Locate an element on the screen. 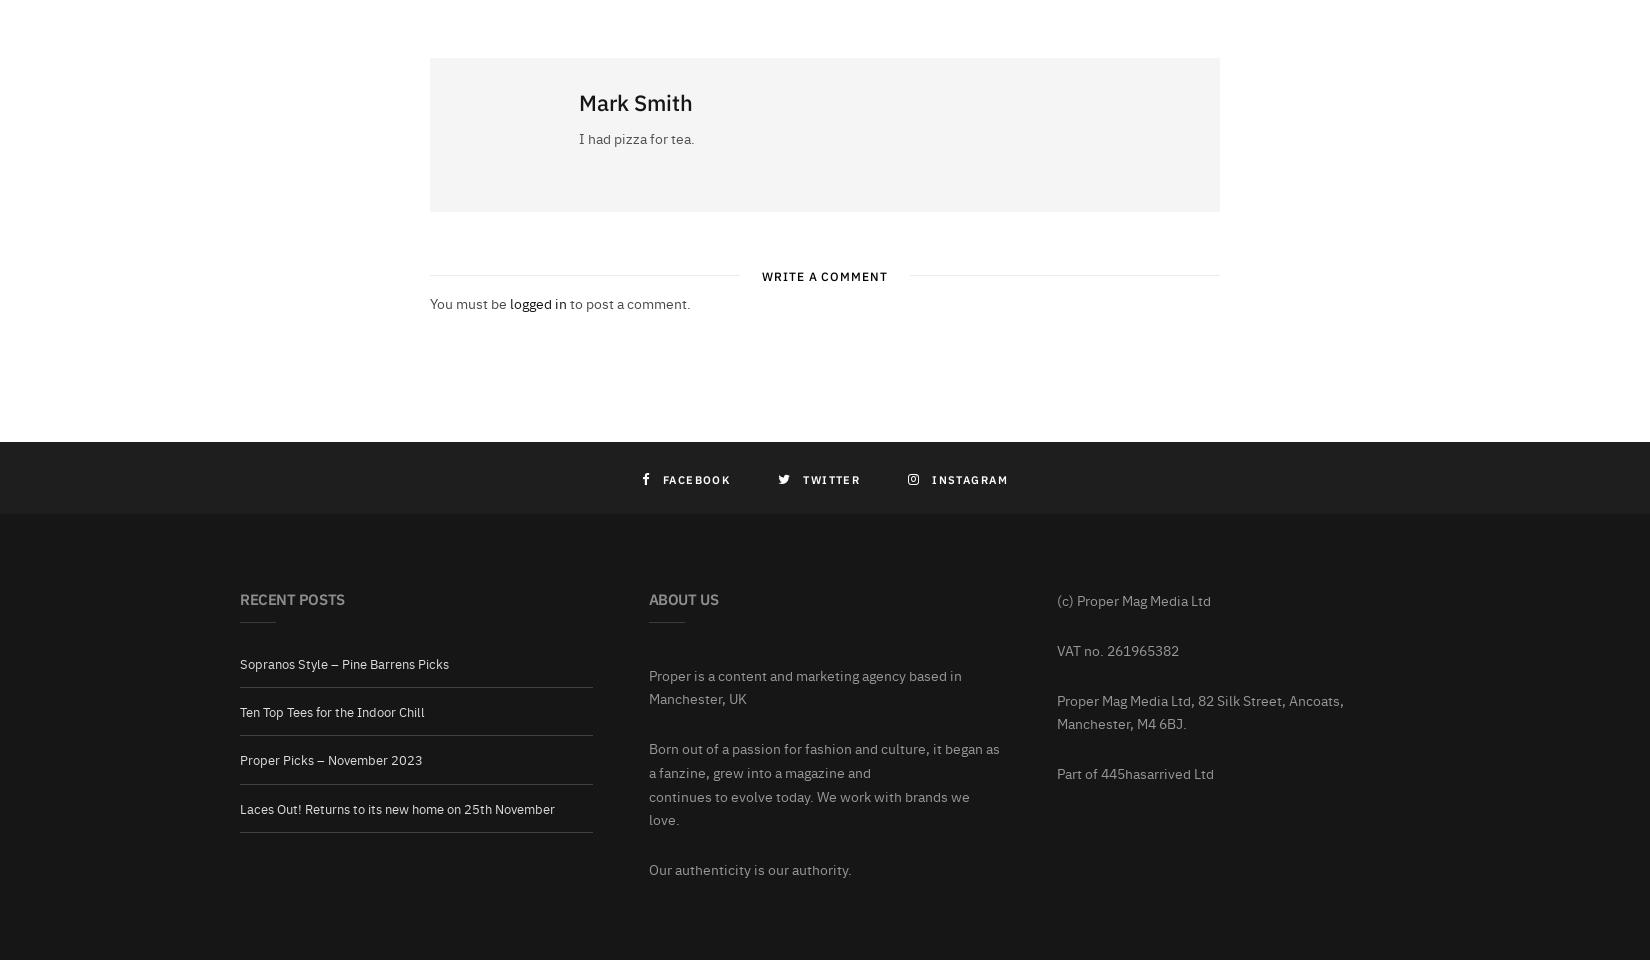 The height and width of the screenshot is (960, 1650). 'Proper is a content and marketing agency based in Manchester, UK' is located at coordinates (803, 686).